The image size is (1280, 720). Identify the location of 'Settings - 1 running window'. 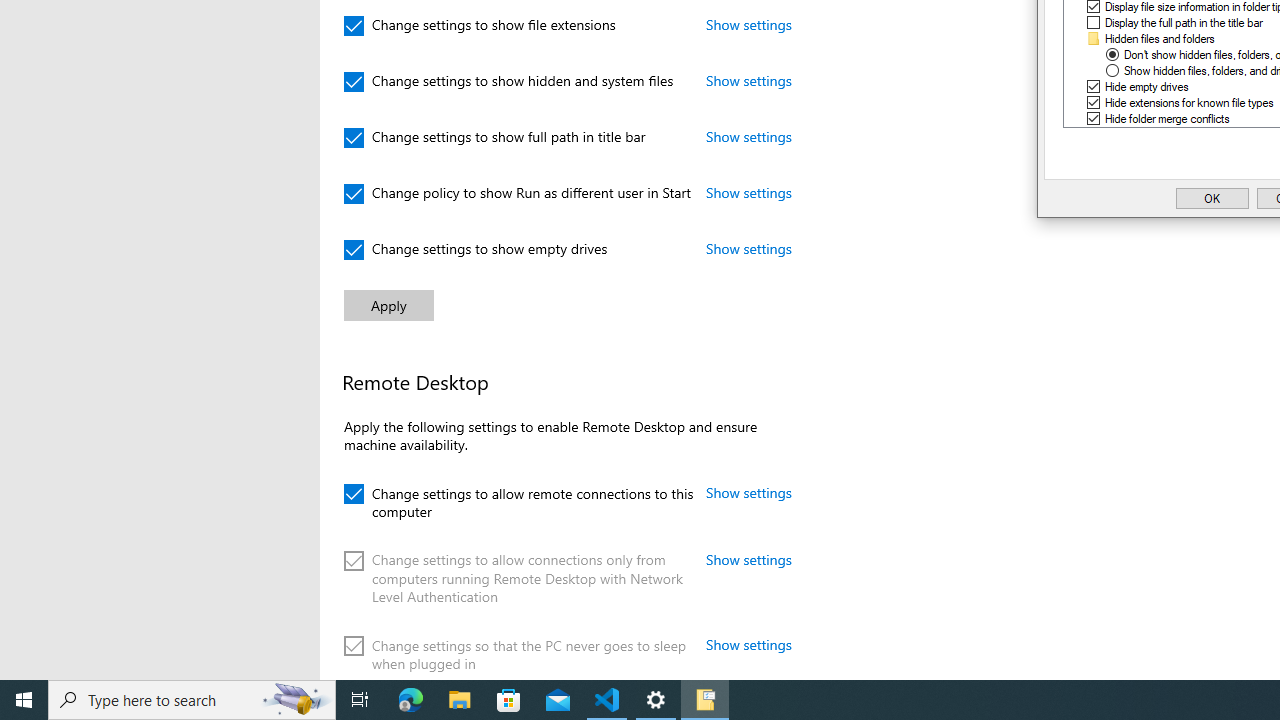
(656, 698).